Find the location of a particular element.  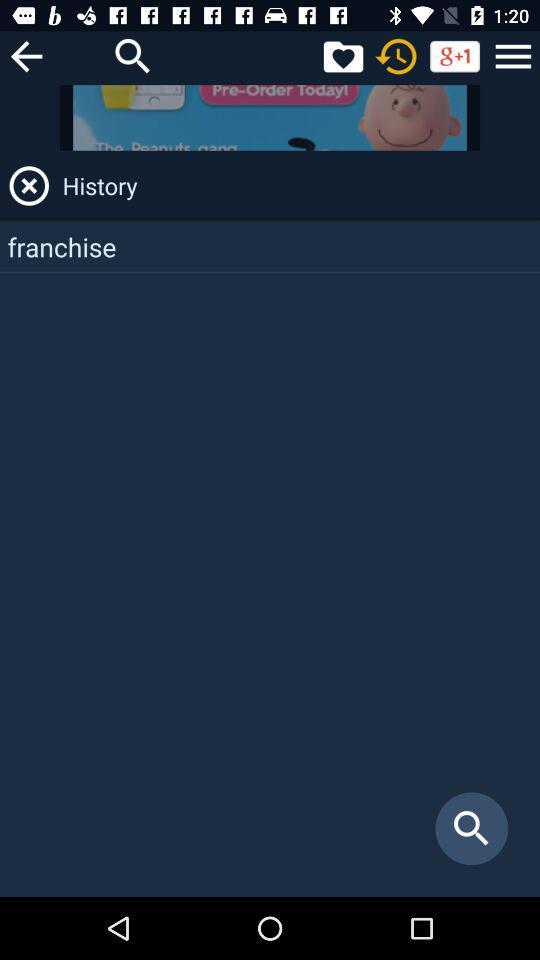

button to close option is located at coordinates (28, 185).